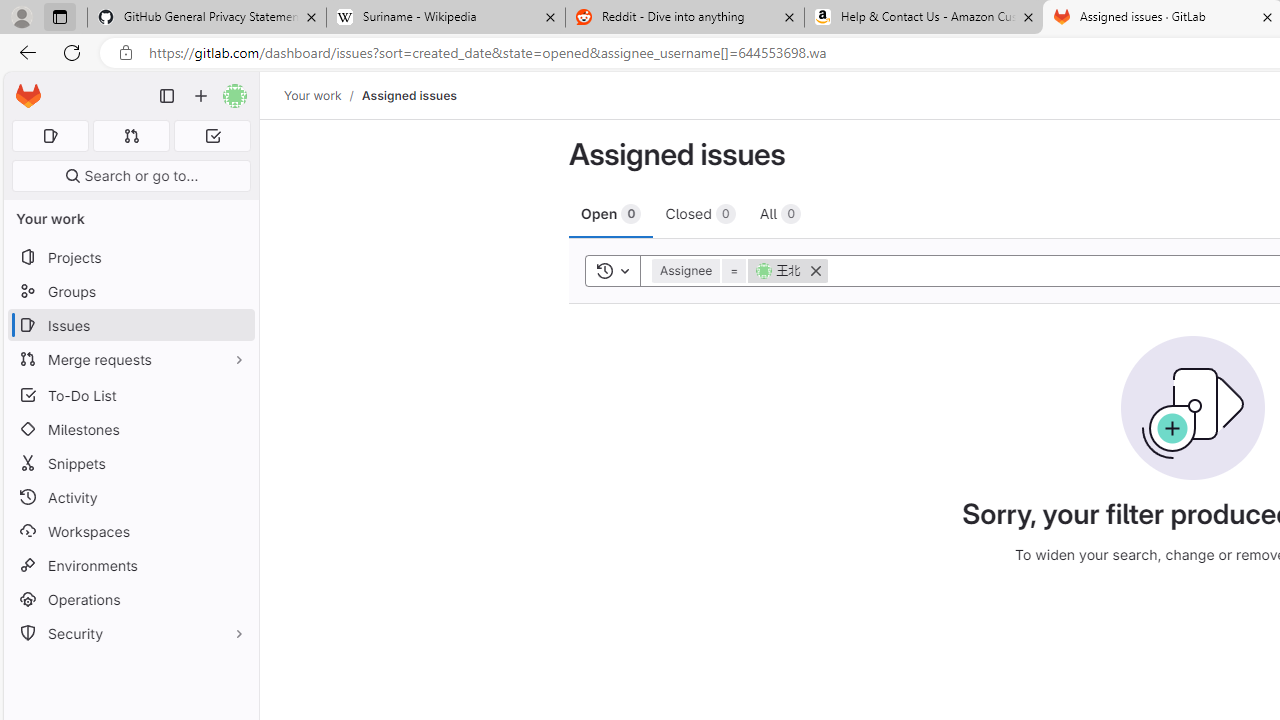 This screenshot has width=1280, height=720. Describe the element at coordinates (201, 96) in the screenshot. I see `'Create new...'` at that location.